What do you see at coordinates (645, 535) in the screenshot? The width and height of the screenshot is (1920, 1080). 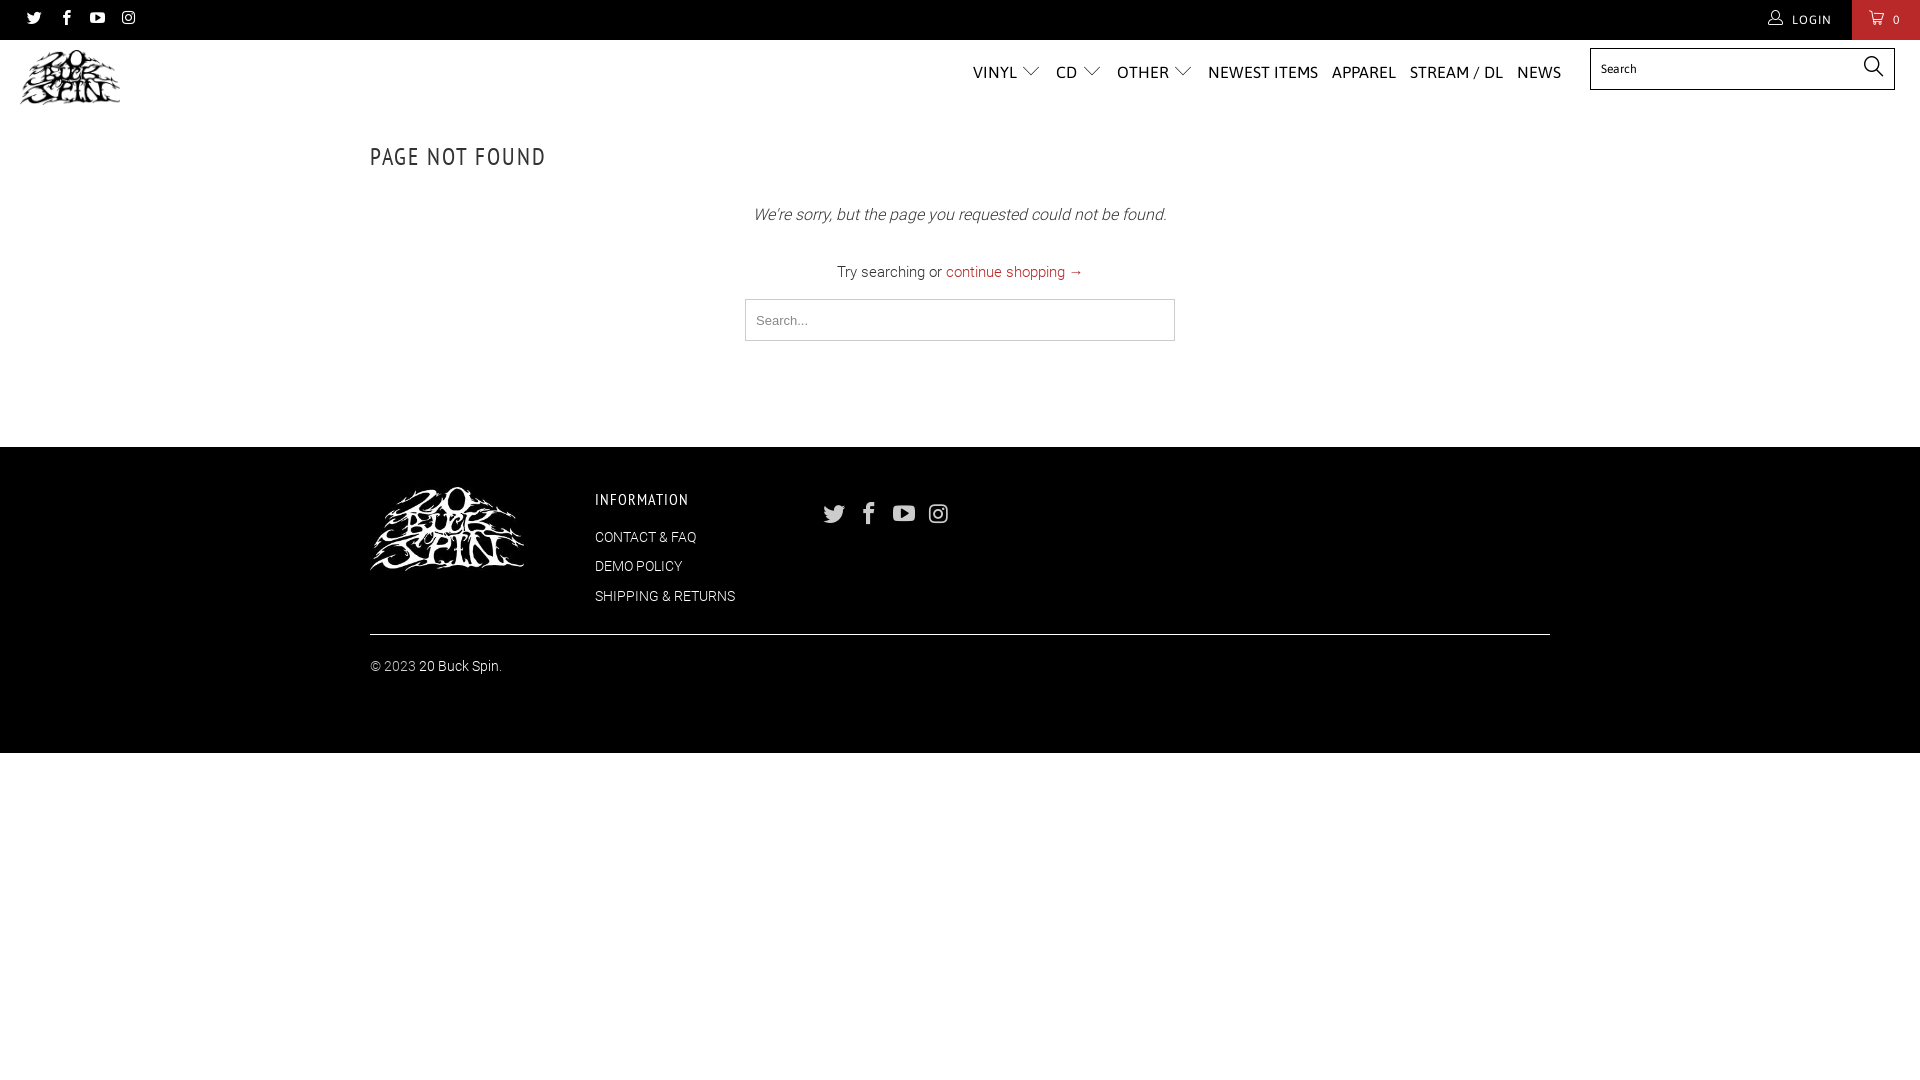 I see `'CONTACT & FAQ'` at bounding box center [645, 535].